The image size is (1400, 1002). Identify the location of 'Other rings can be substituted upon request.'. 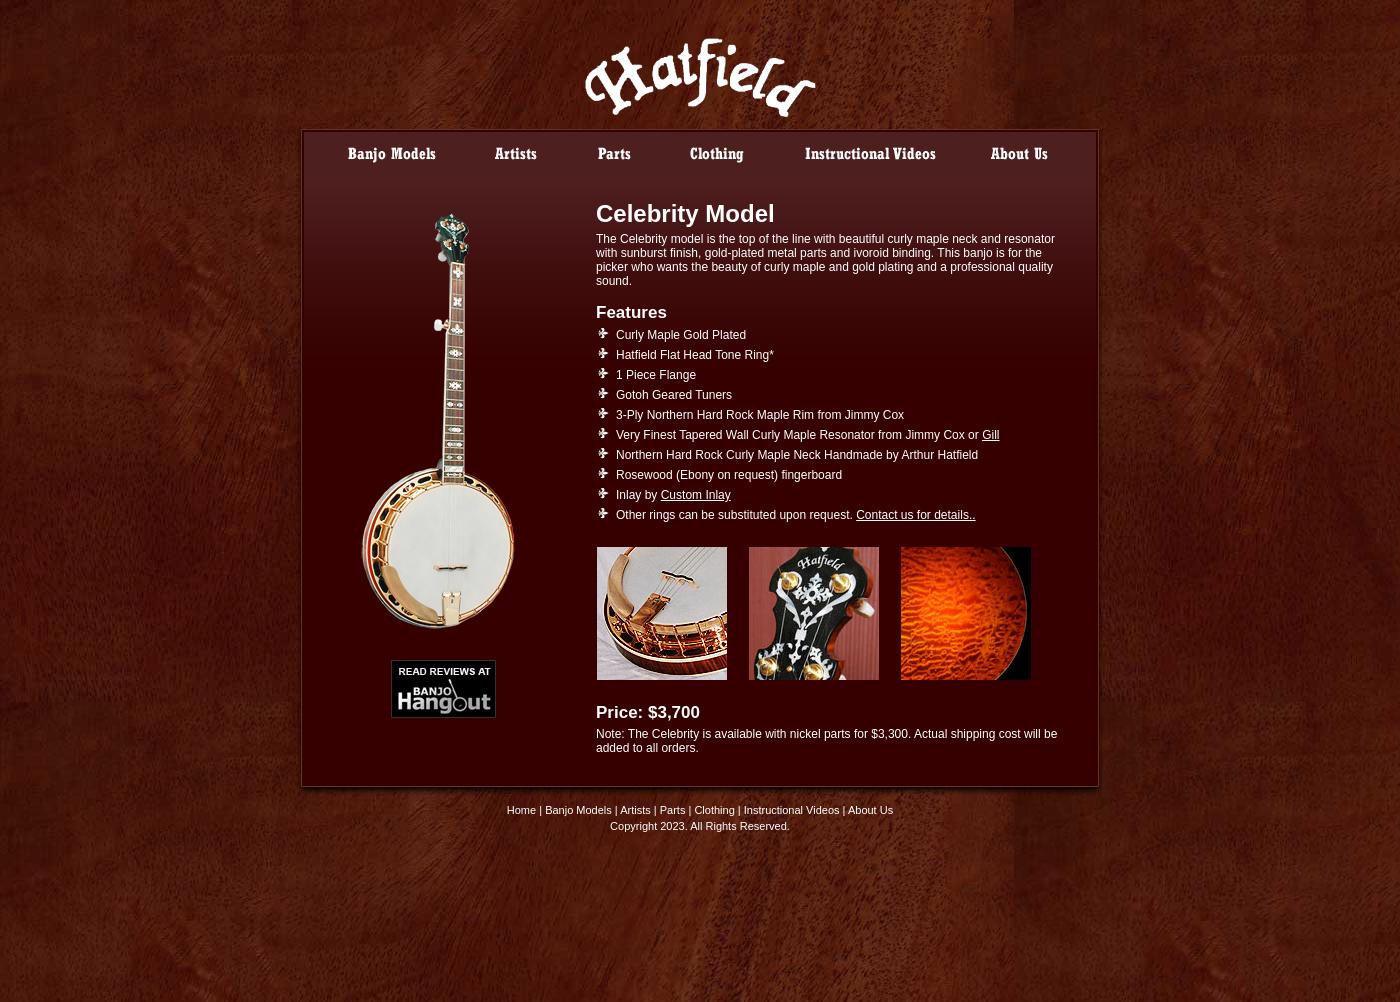
(735, 515).